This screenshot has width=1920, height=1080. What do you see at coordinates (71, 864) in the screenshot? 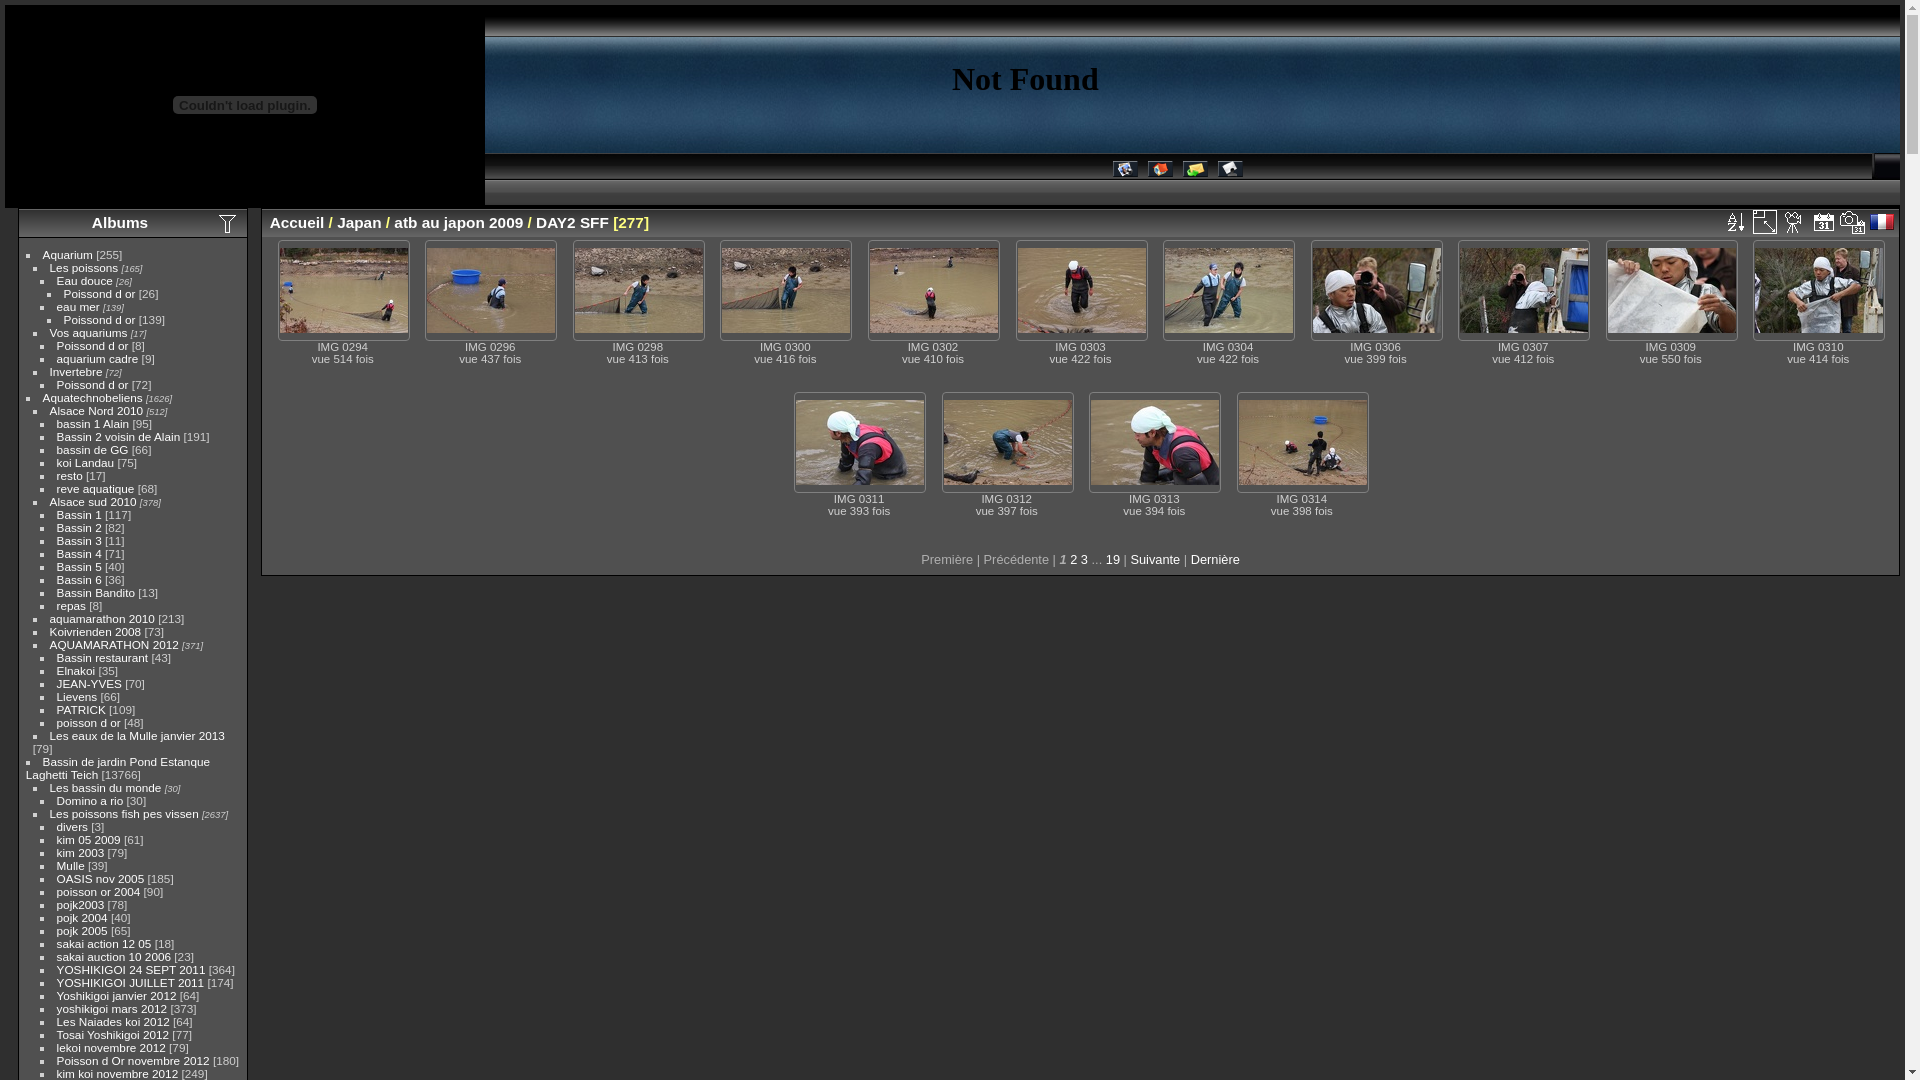
I see `'Mulle'` at bounding box center [71, 864].